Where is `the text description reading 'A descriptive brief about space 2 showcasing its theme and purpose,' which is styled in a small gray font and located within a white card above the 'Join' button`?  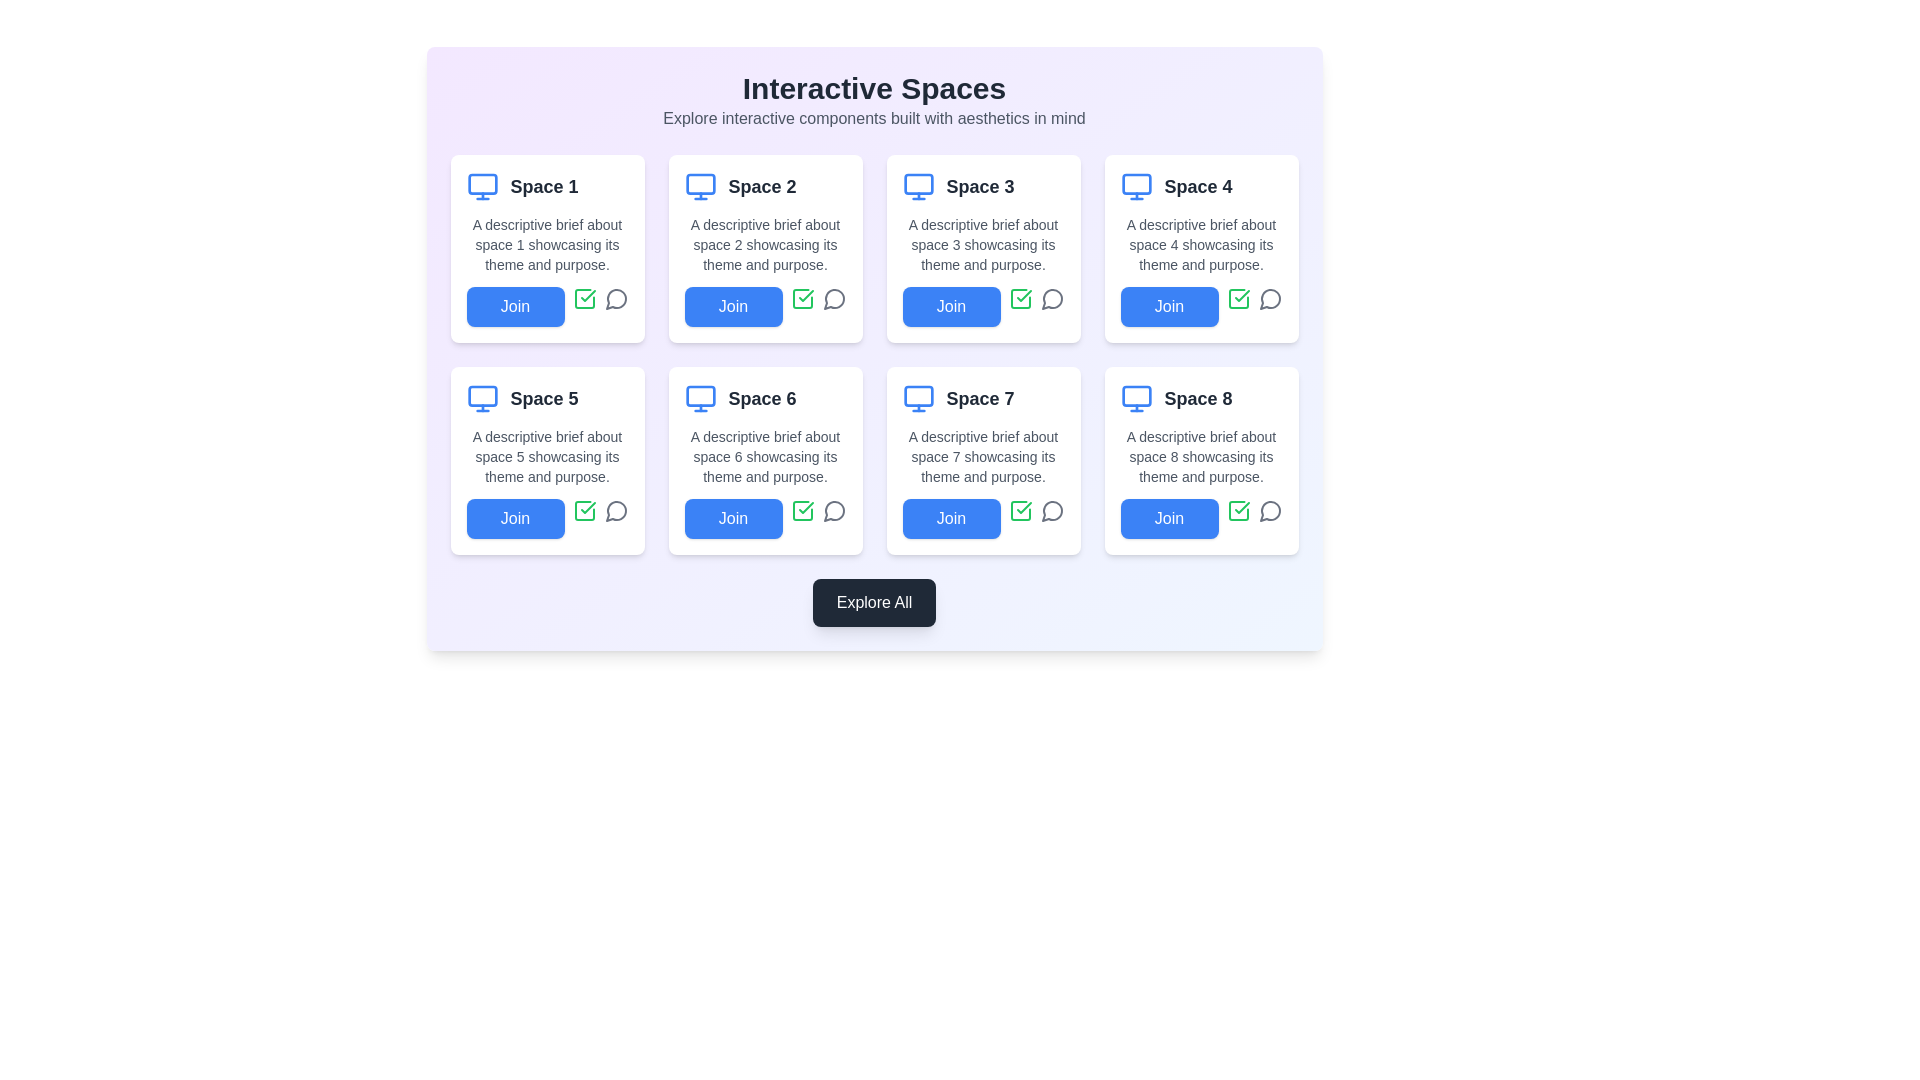
the text description reading 'A descriptive brief about space 2 showcasing its theme and purpose,' which is styled in a small gray font and located within a white card above the 'Join' button is located at coordinates (764, 244).